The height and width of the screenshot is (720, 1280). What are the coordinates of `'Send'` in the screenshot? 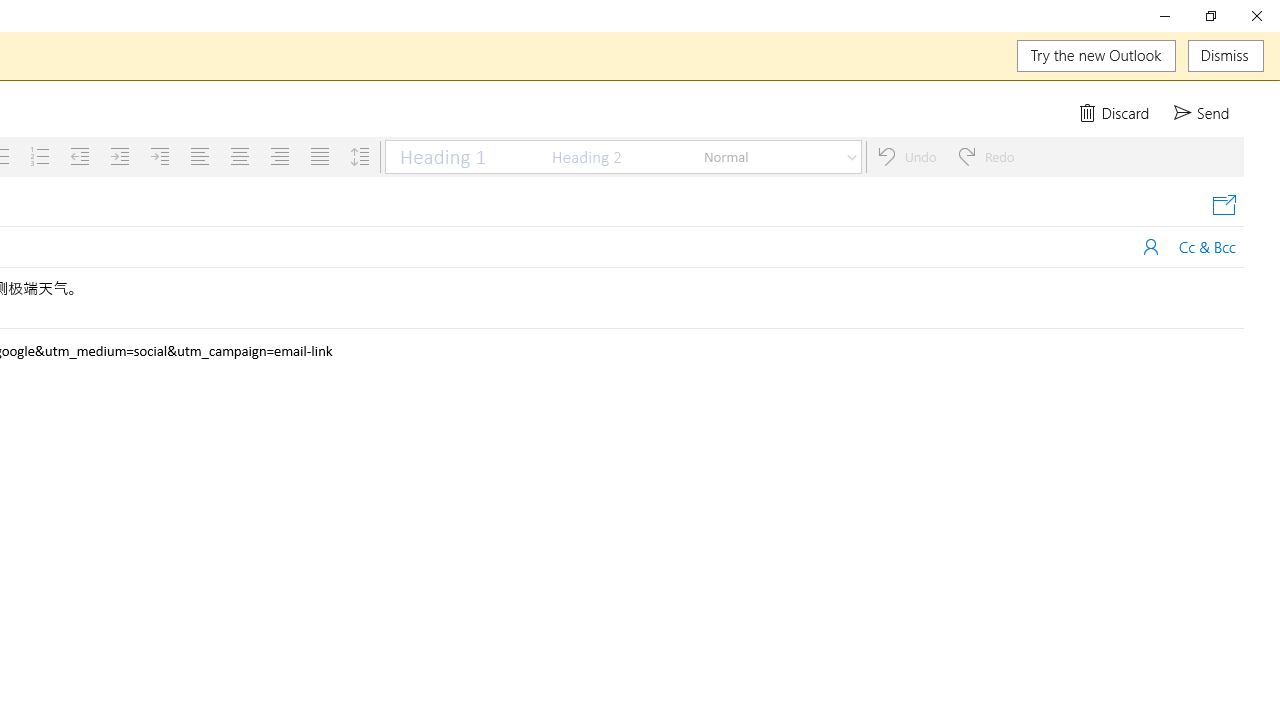 It's located at (1202, 113).